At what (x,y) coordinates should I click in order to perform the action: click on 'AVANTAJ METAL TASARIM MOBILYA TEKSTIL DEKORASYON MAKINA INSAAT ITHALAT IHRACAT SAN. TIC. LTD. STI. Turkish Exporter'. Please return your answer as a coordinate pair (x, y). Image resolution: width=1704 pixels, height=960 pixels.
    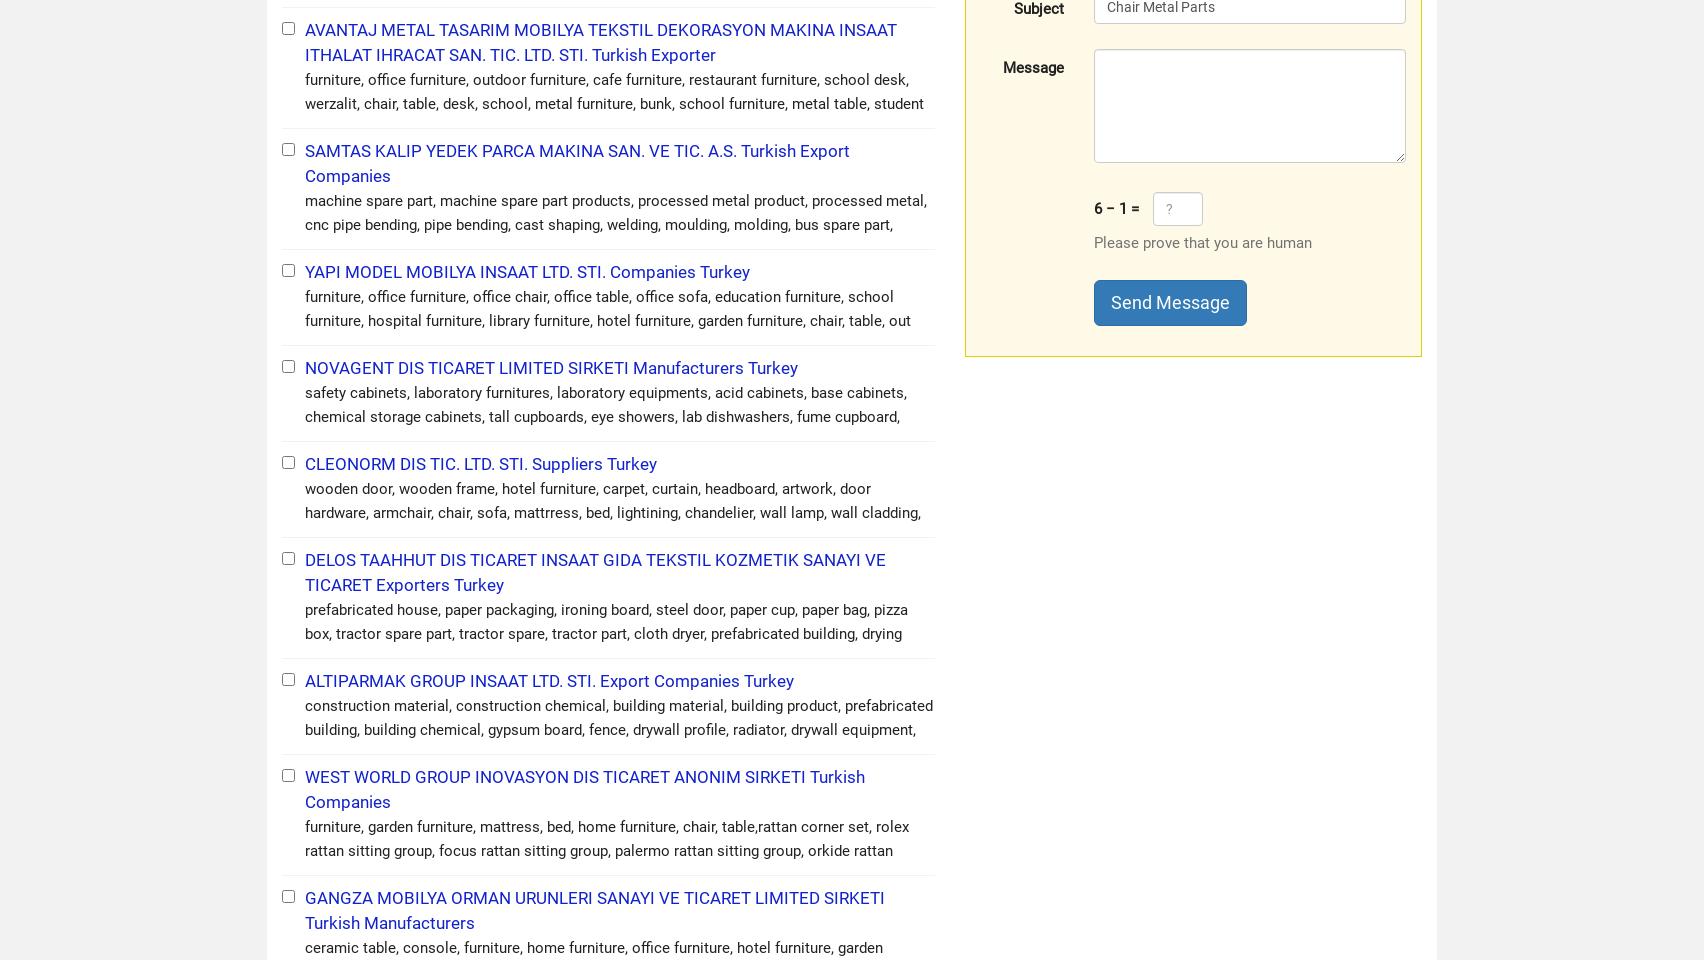
    Looking at the image, I should click on (601, 41).